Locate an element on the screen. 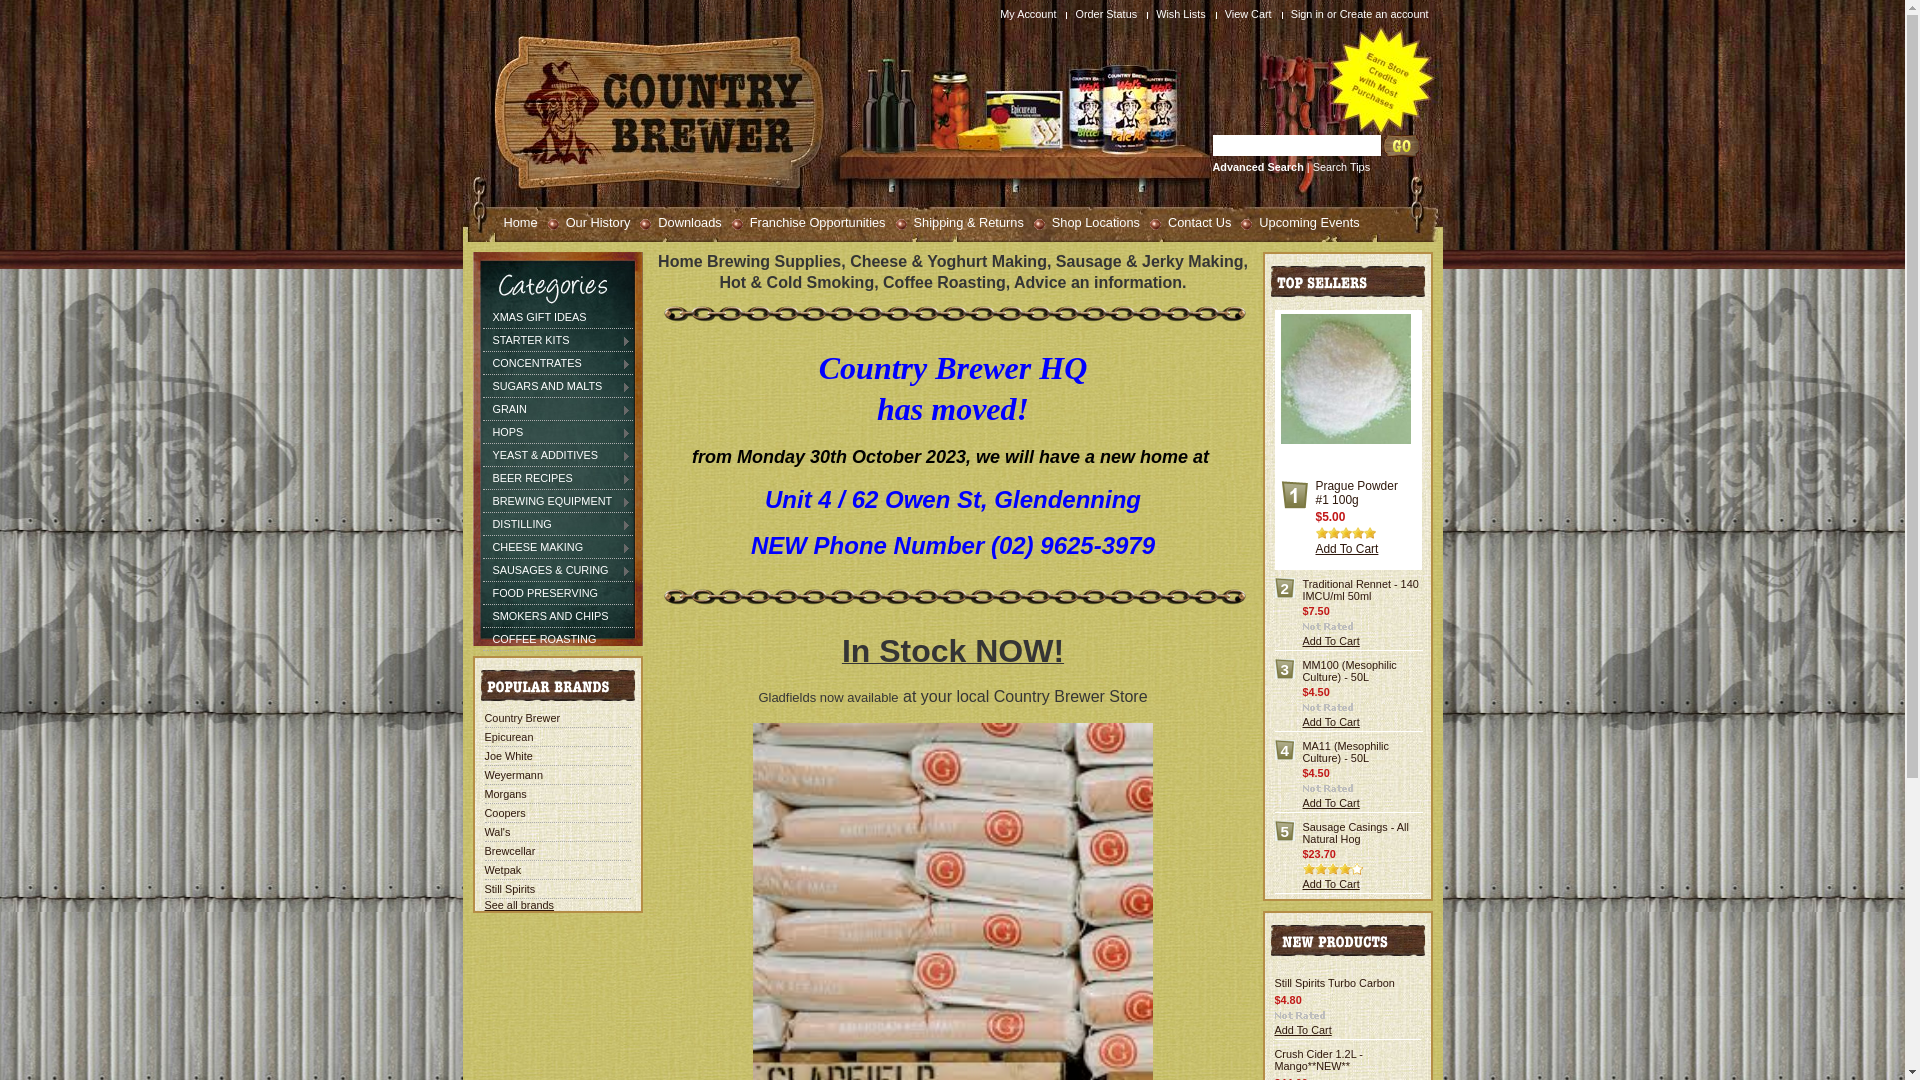 The width and height of the screenshot is (1920, 1080). 'Prague Powder #1 100g' is located at coordinates (1357, 493).